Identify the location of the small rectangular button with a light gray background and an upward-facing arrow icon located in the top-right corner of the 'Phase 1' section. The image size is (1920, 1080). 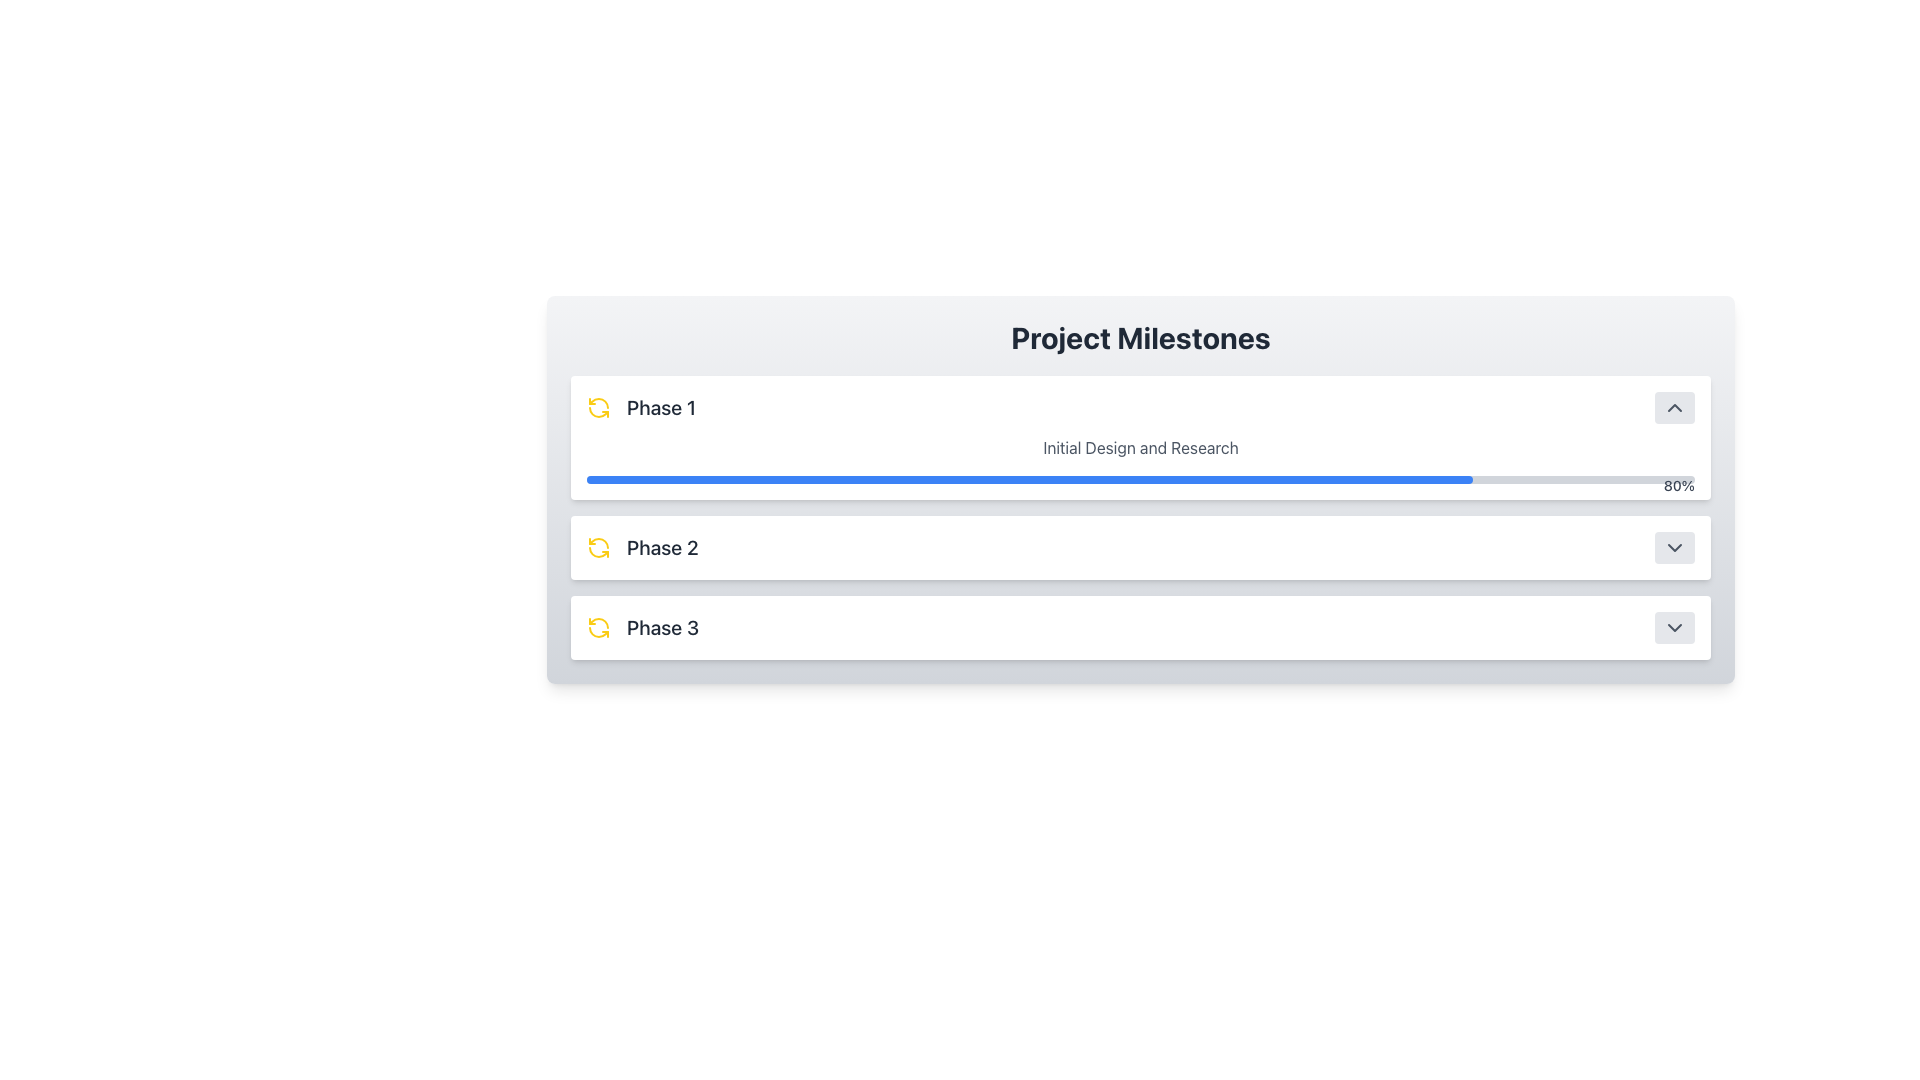
(1675, 407).